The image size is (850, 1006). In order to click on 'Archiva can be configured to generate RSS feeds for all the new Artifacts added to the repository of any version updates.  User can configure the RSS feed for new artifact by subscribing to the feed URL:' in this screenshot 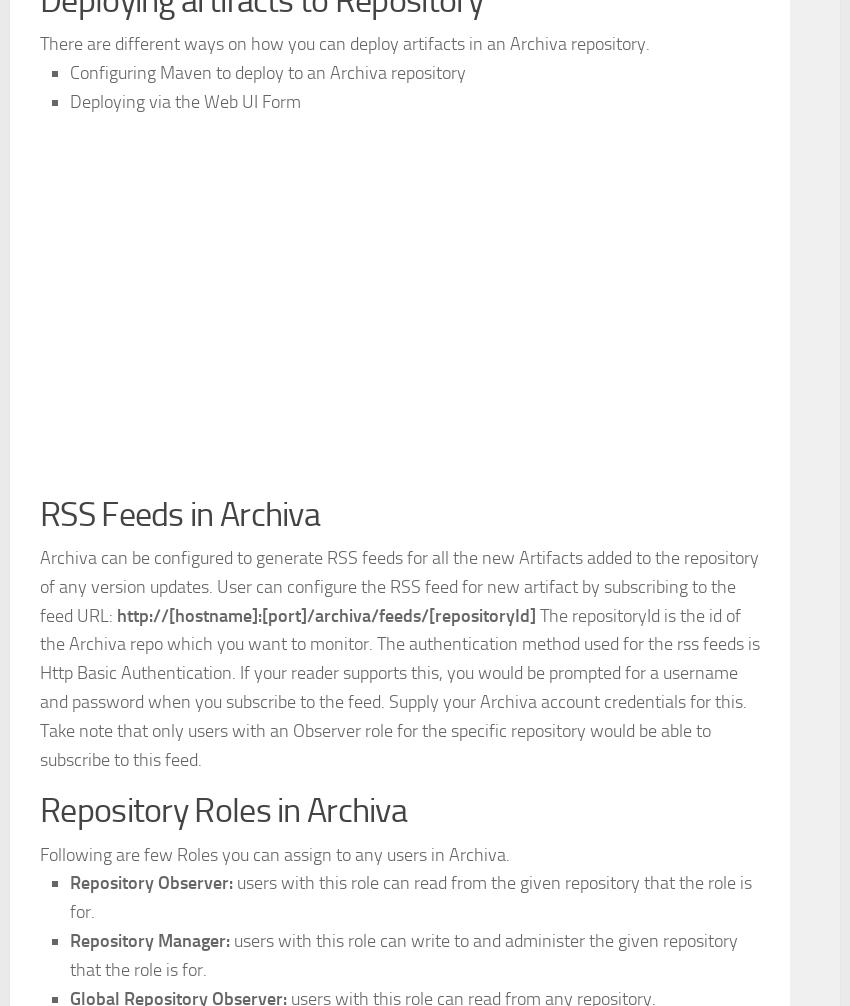, I will do `click(39, 865)`.